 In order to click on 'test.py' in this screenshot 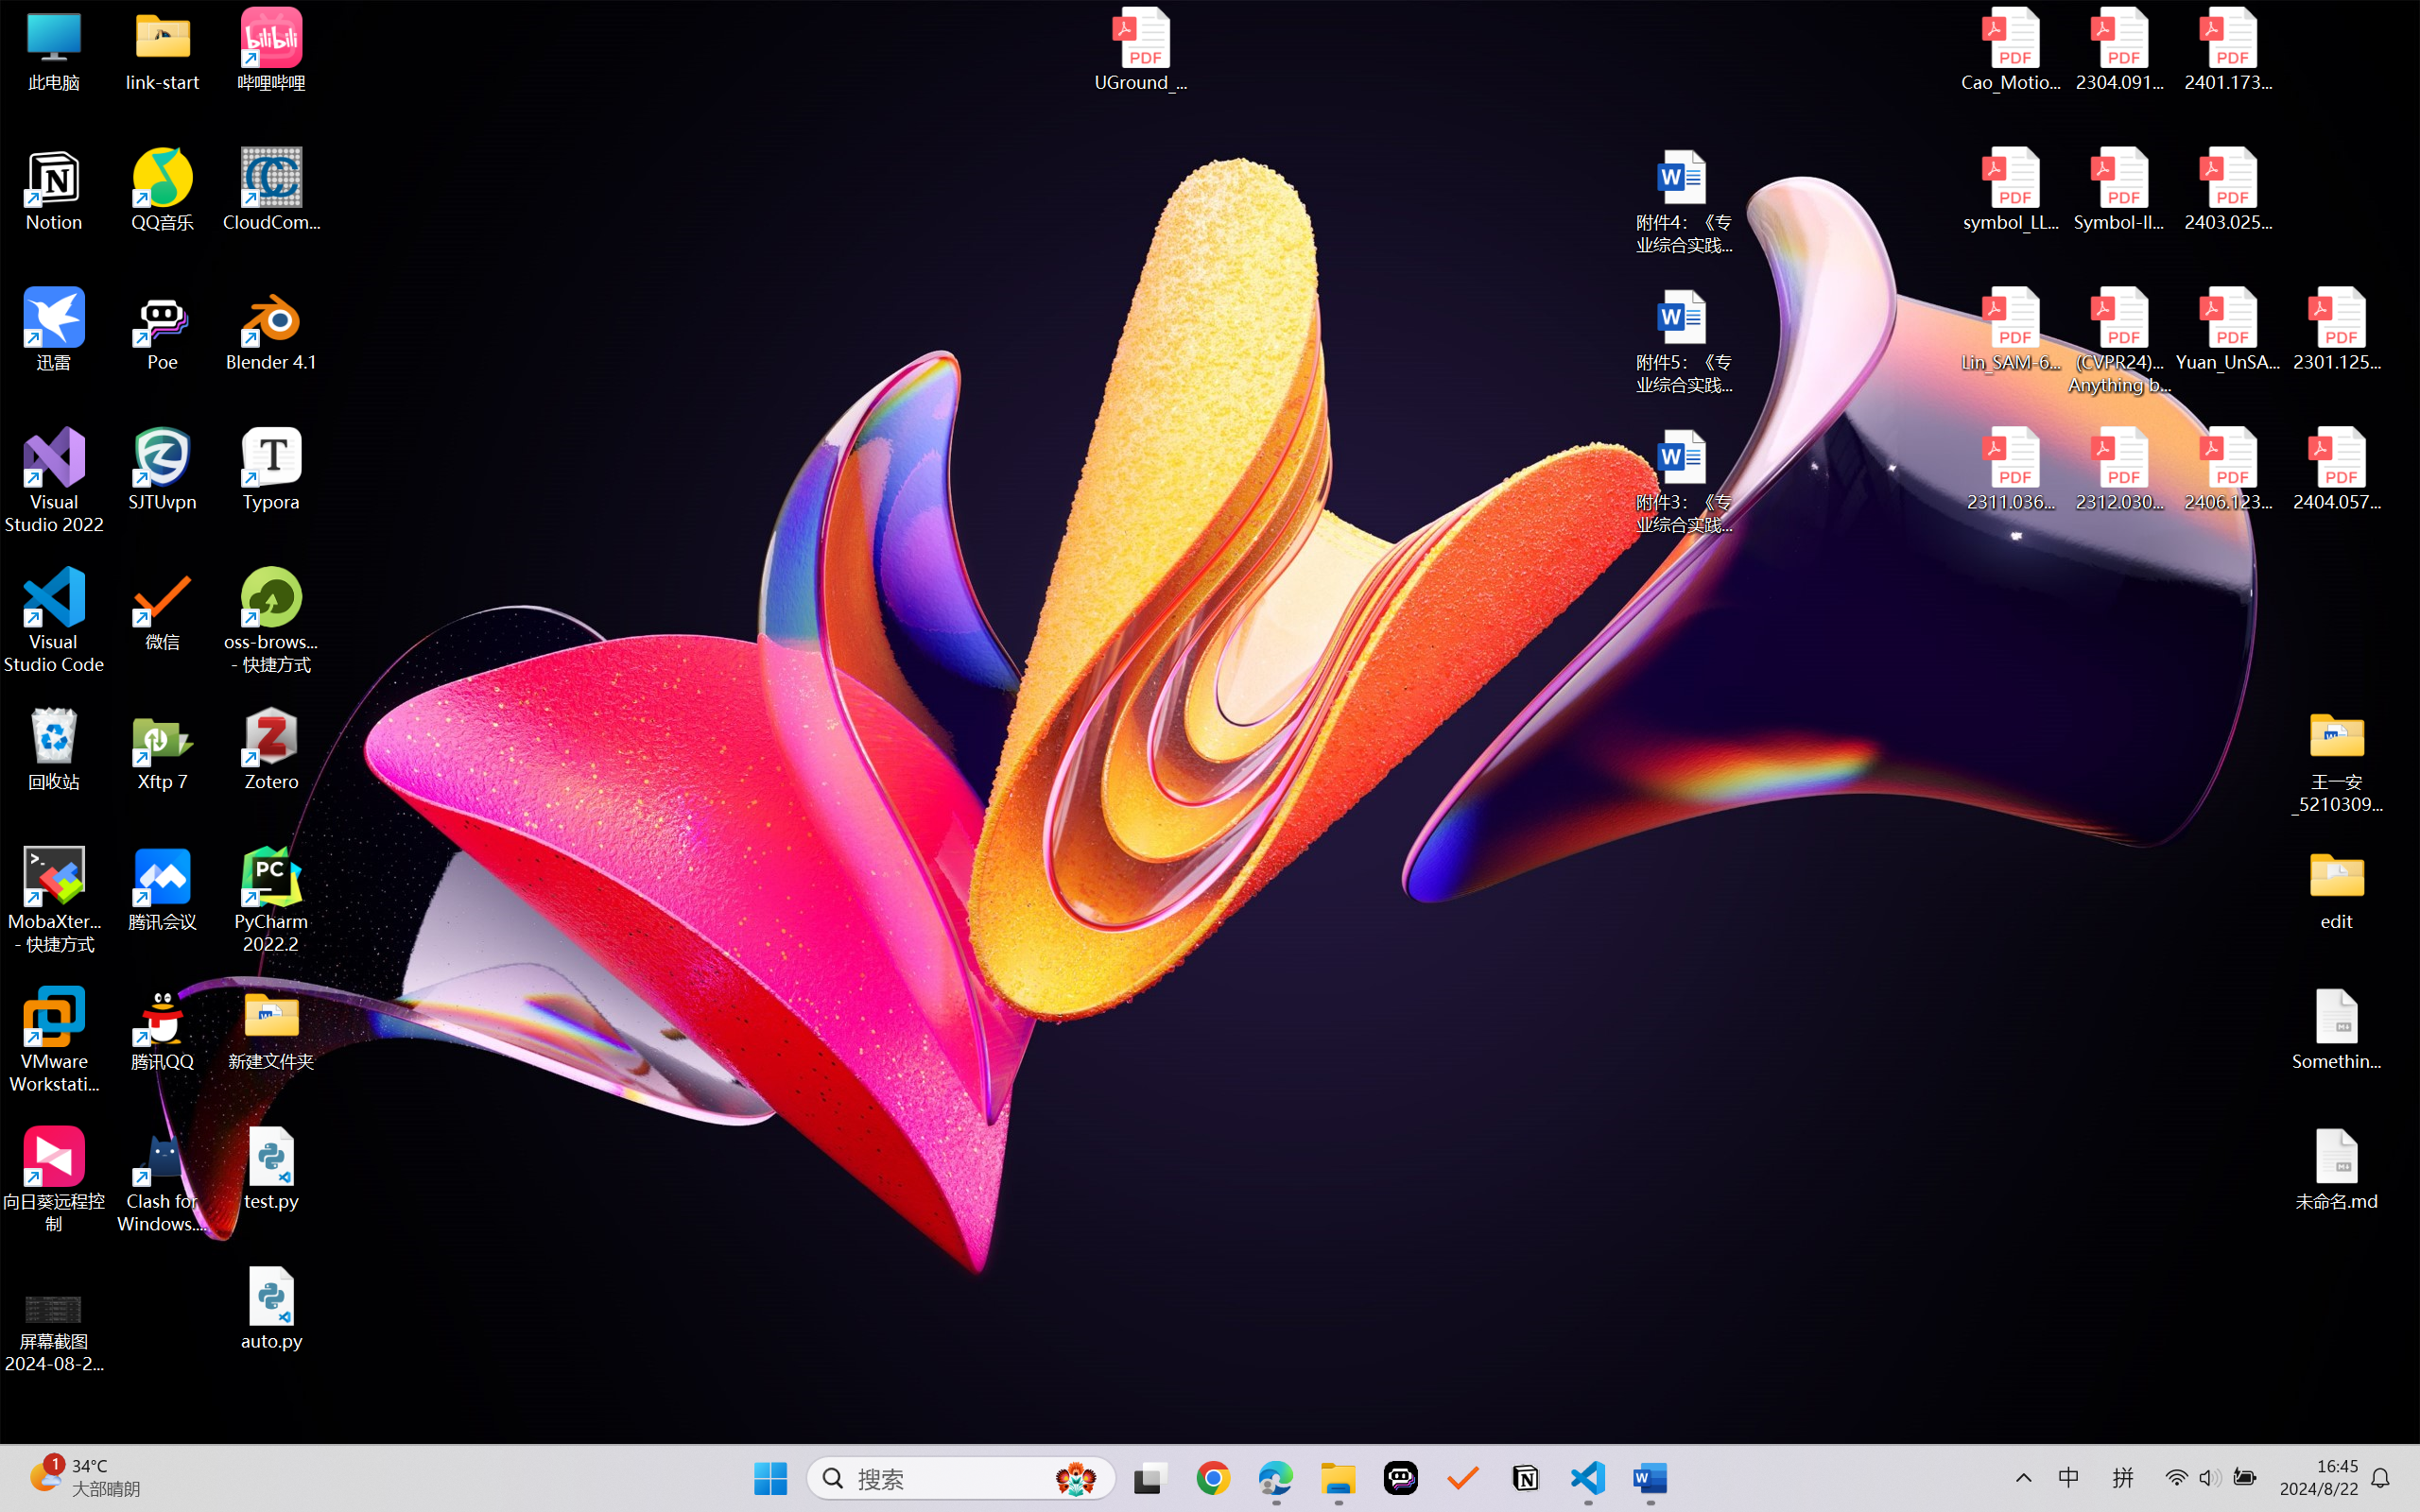, I will do `click(271, 1167)`.